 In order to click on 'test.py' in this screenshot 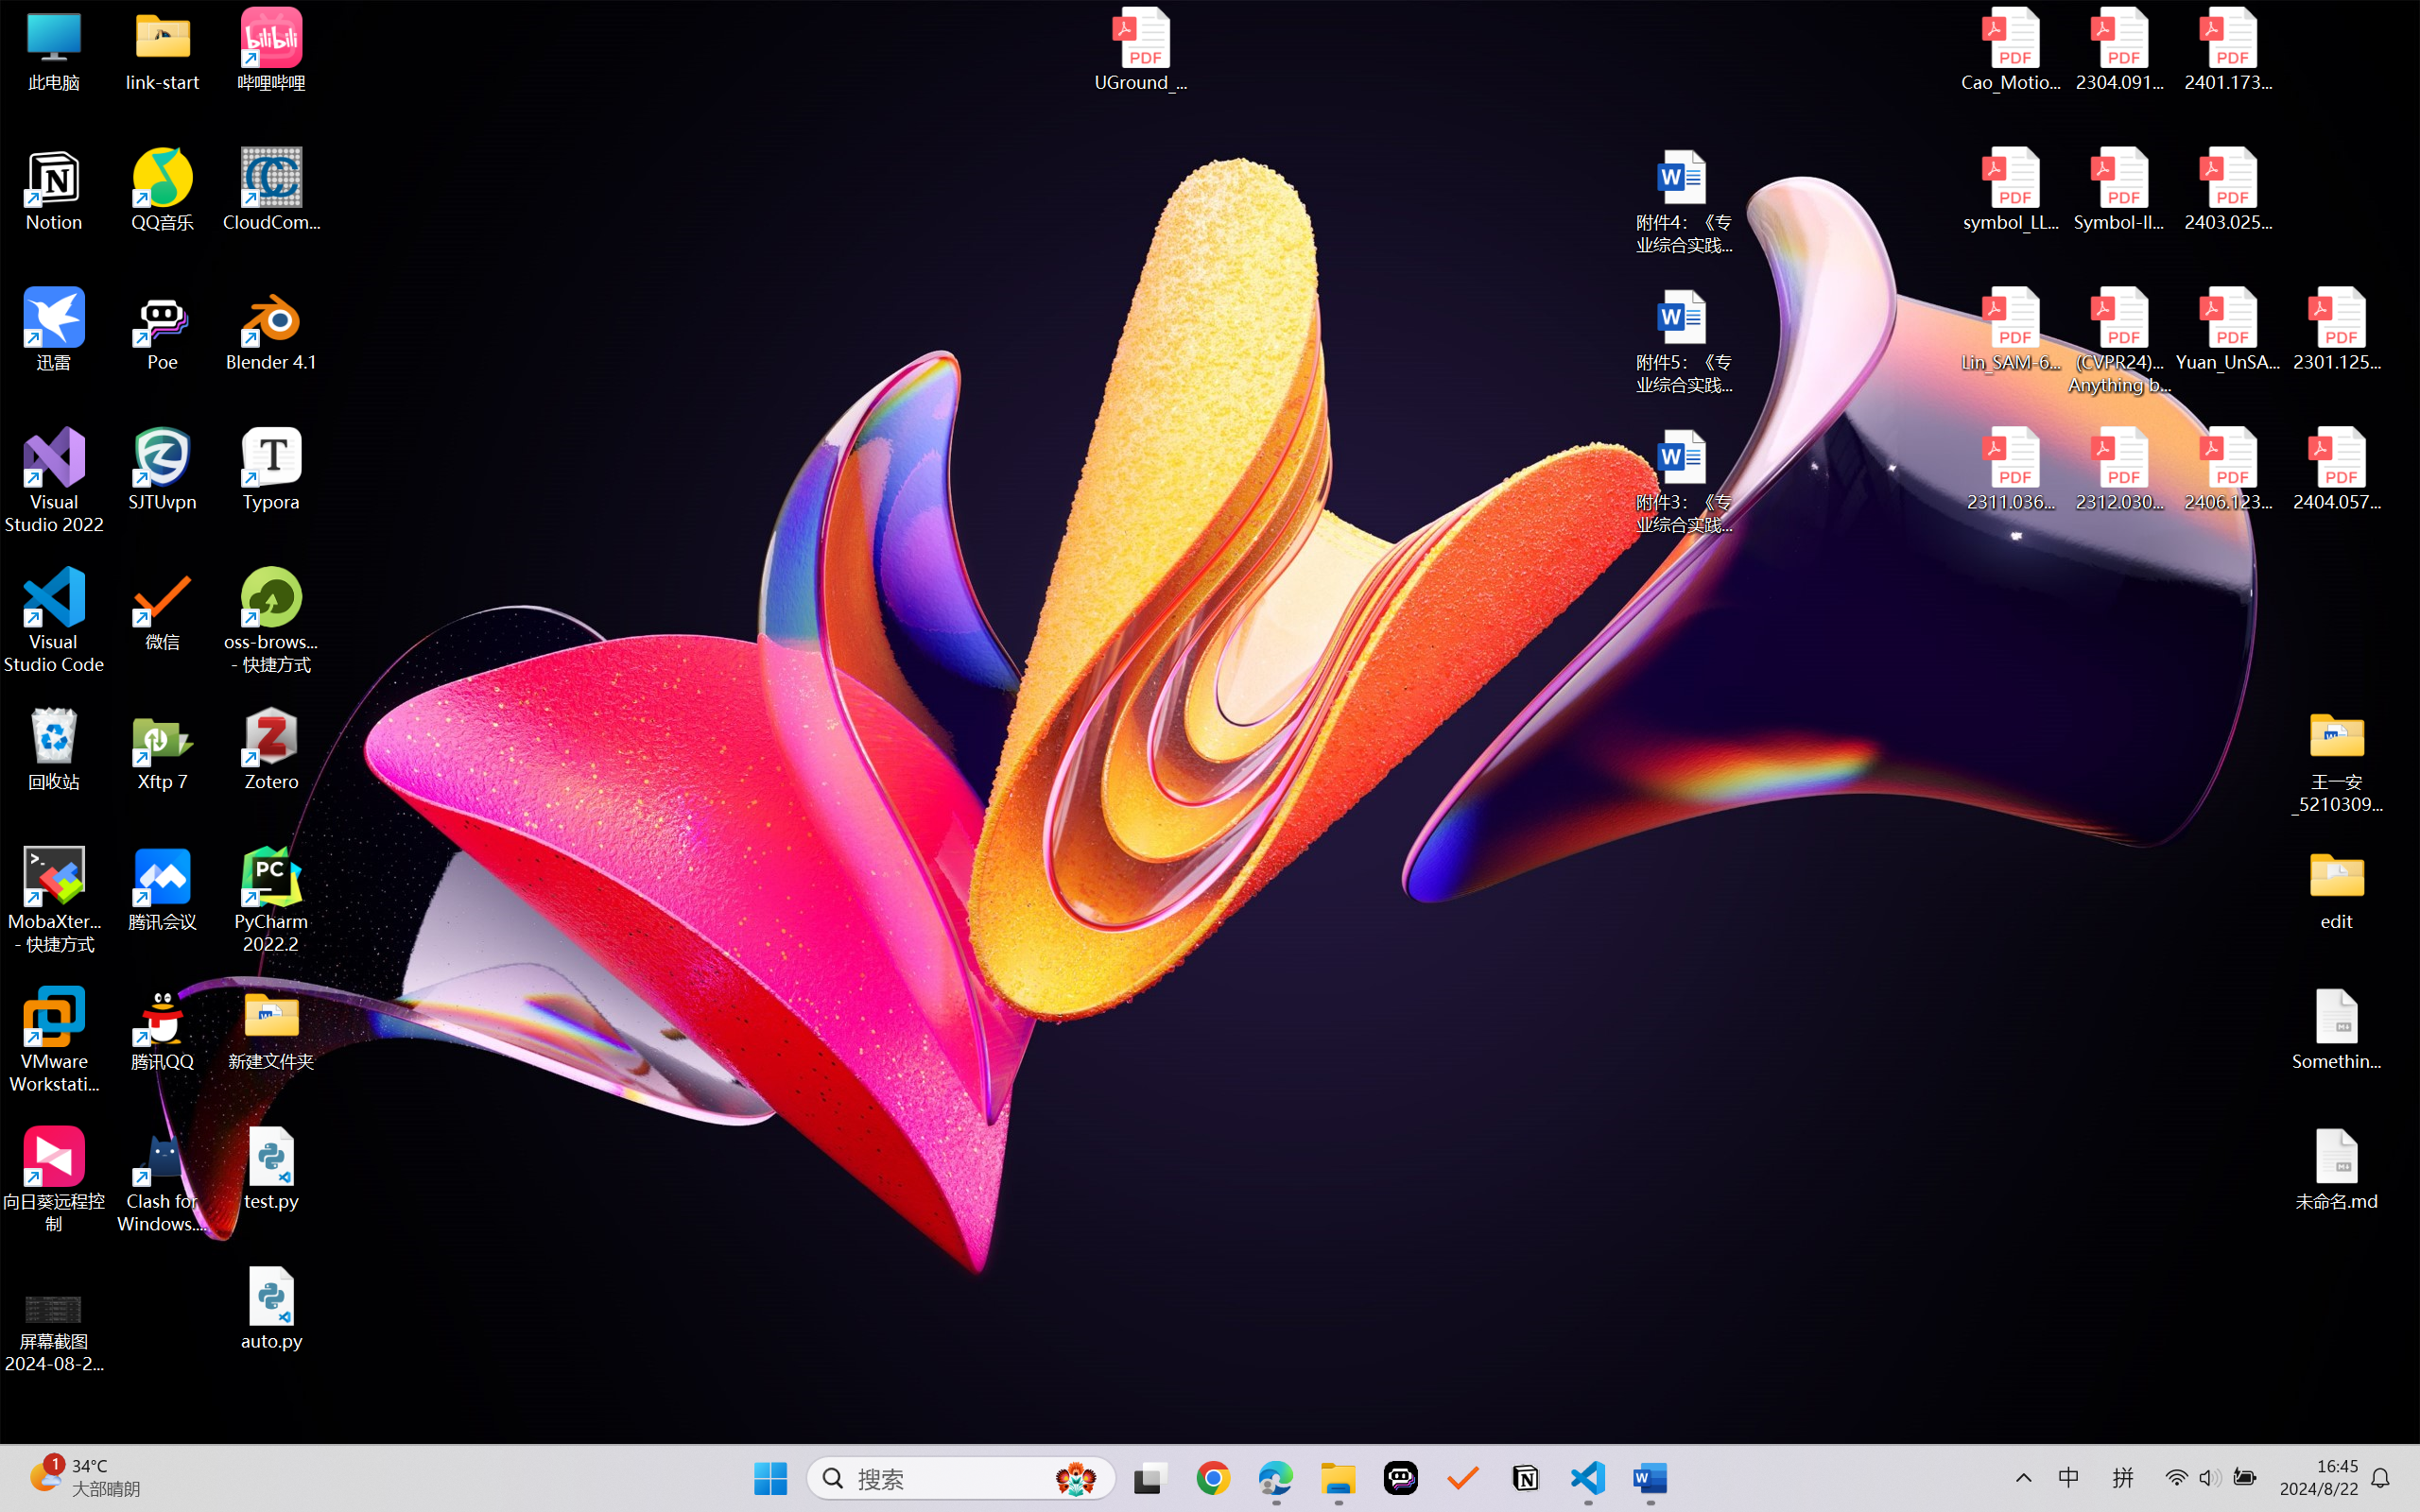, I will do `click(271, 1167)`.